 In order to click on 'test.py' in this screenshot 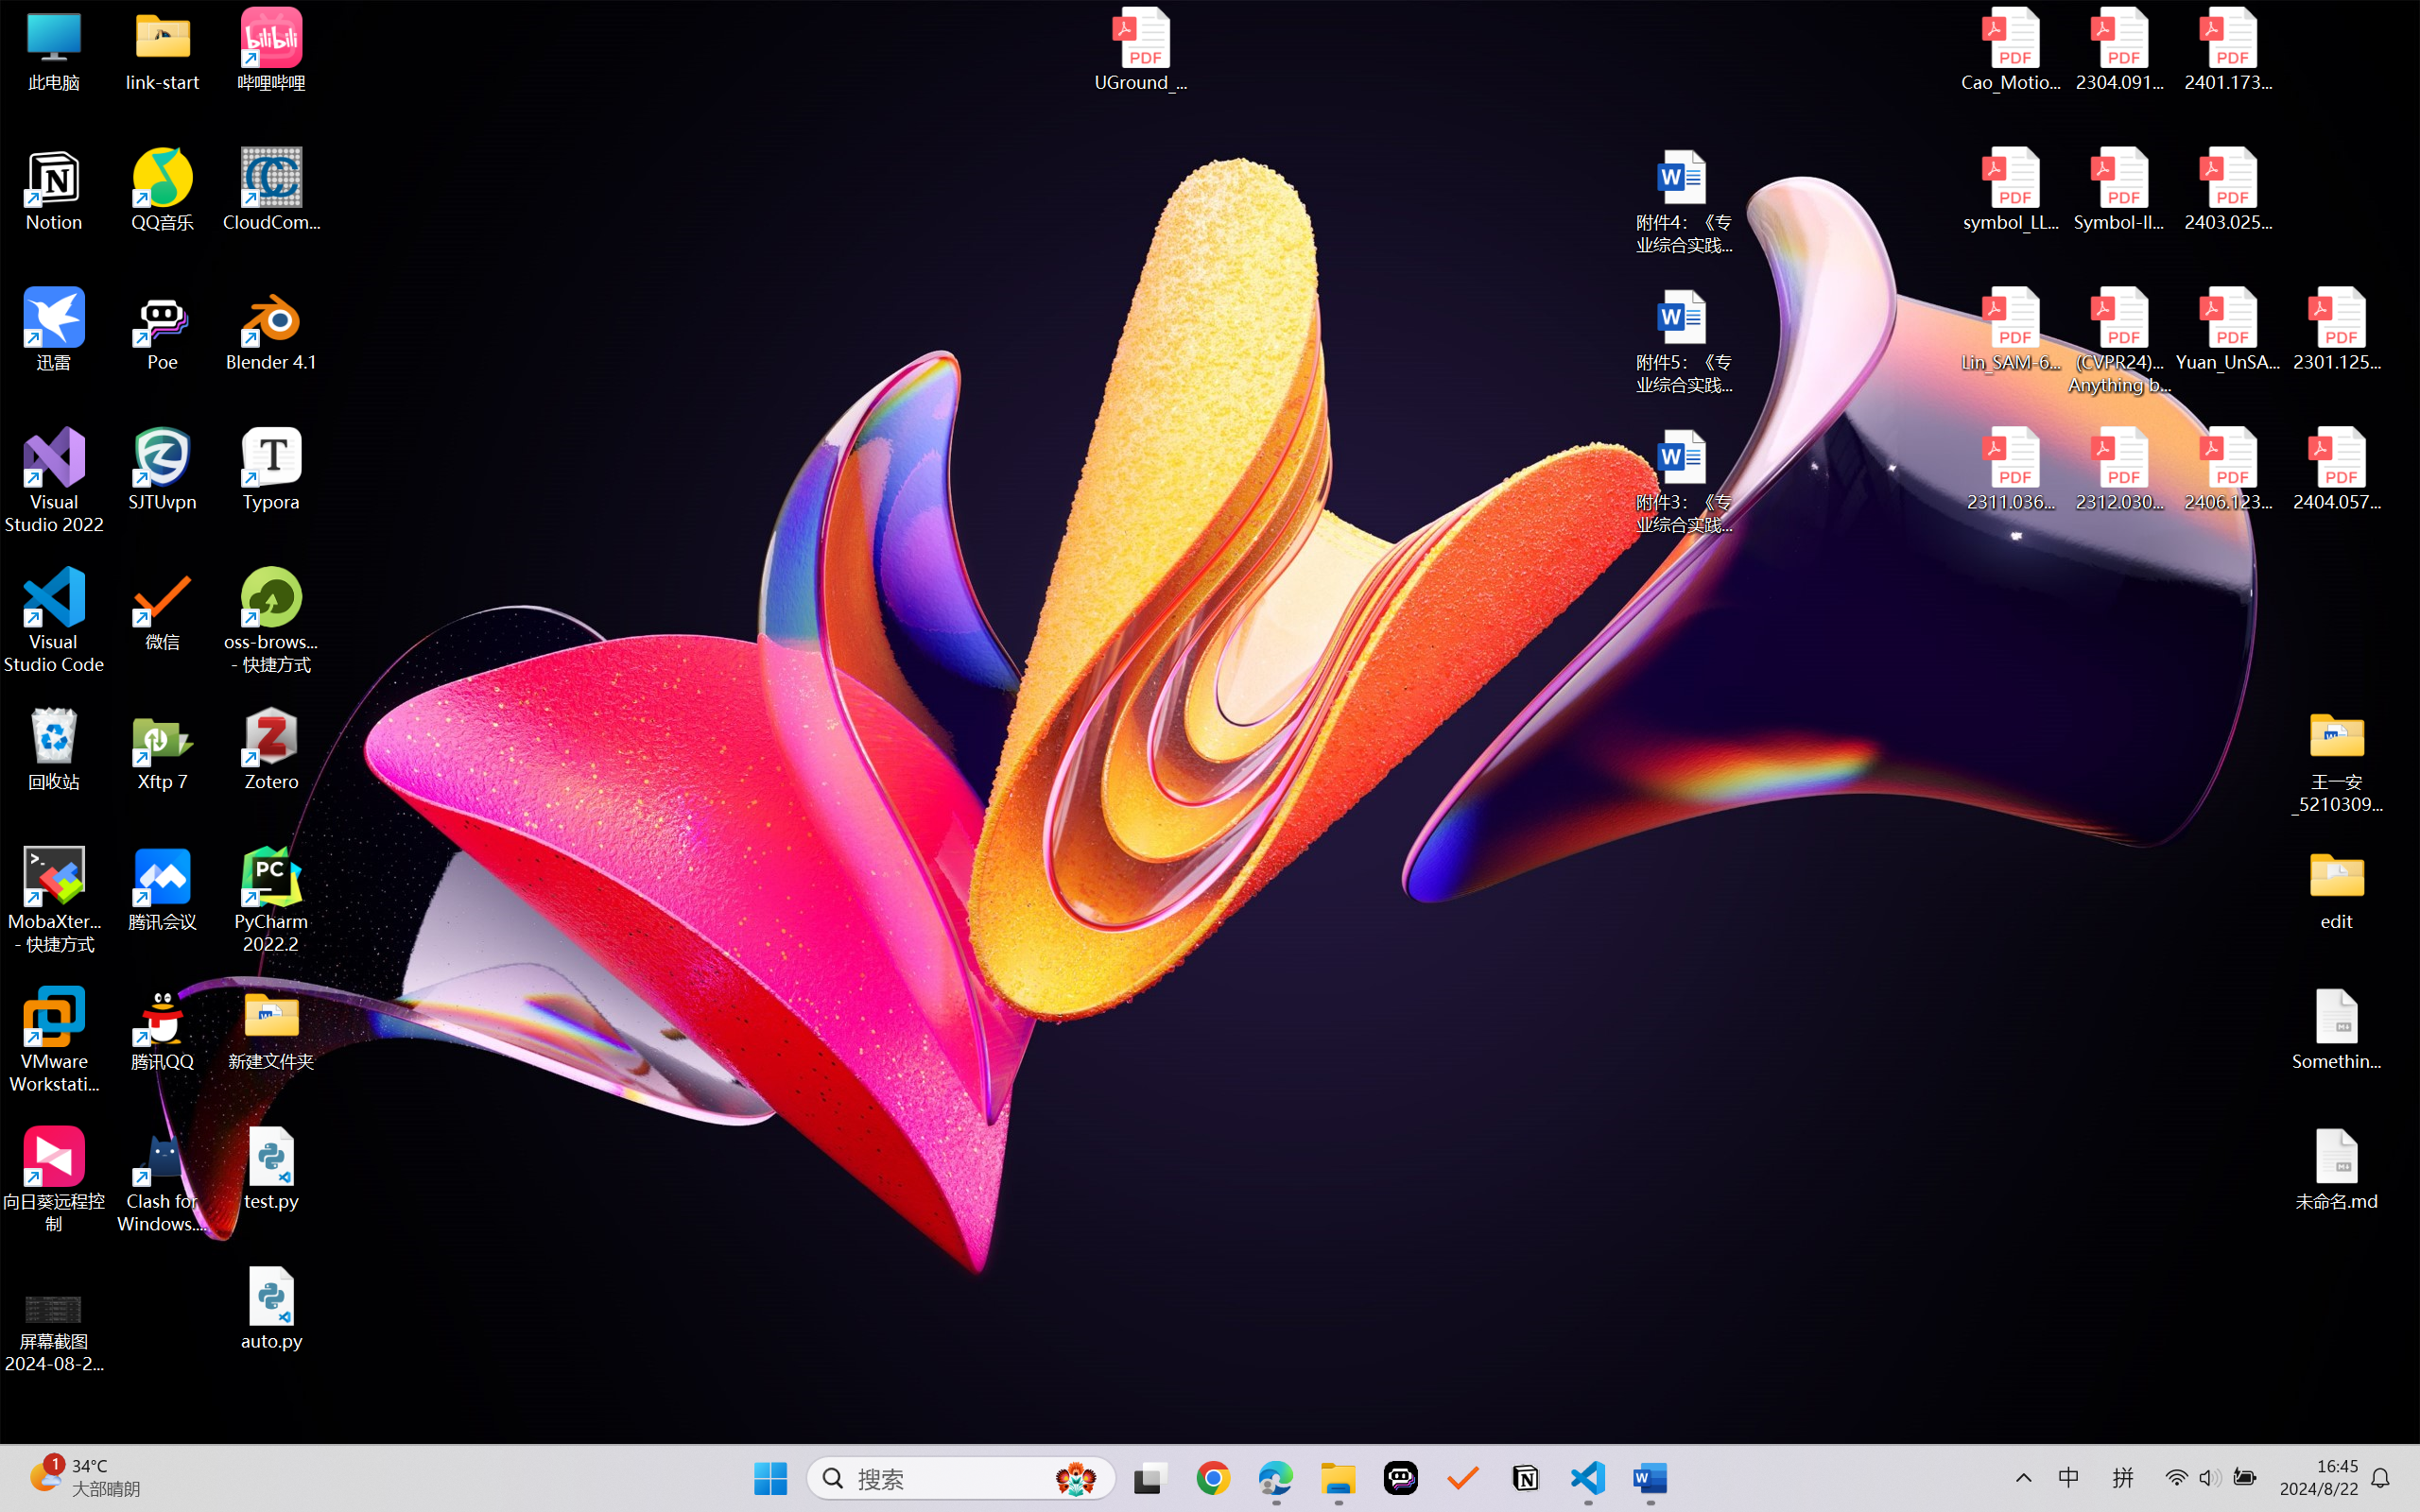, I will do `click(271, 1167)`.